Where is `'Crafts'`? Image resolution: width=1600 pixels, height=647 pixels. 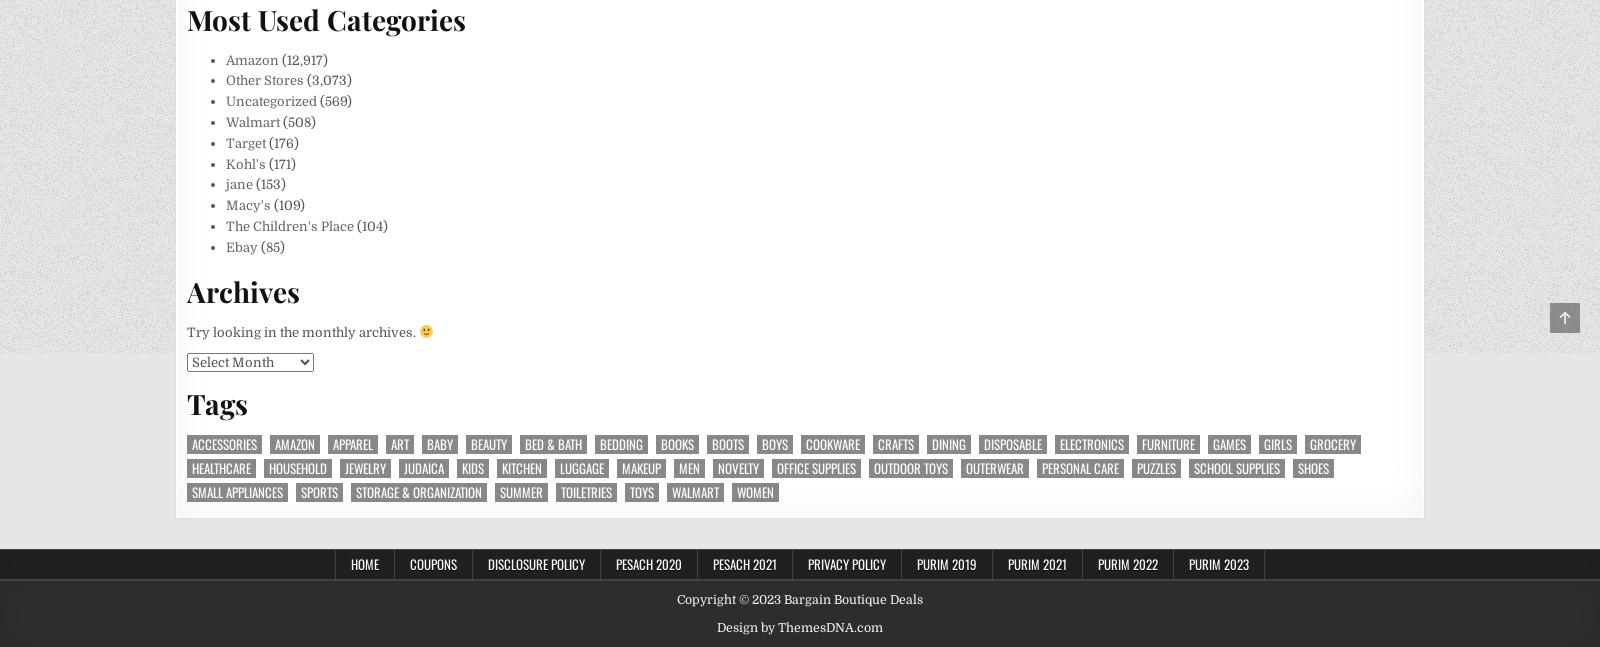
'Crafts' is located at coordinates (895, 442).